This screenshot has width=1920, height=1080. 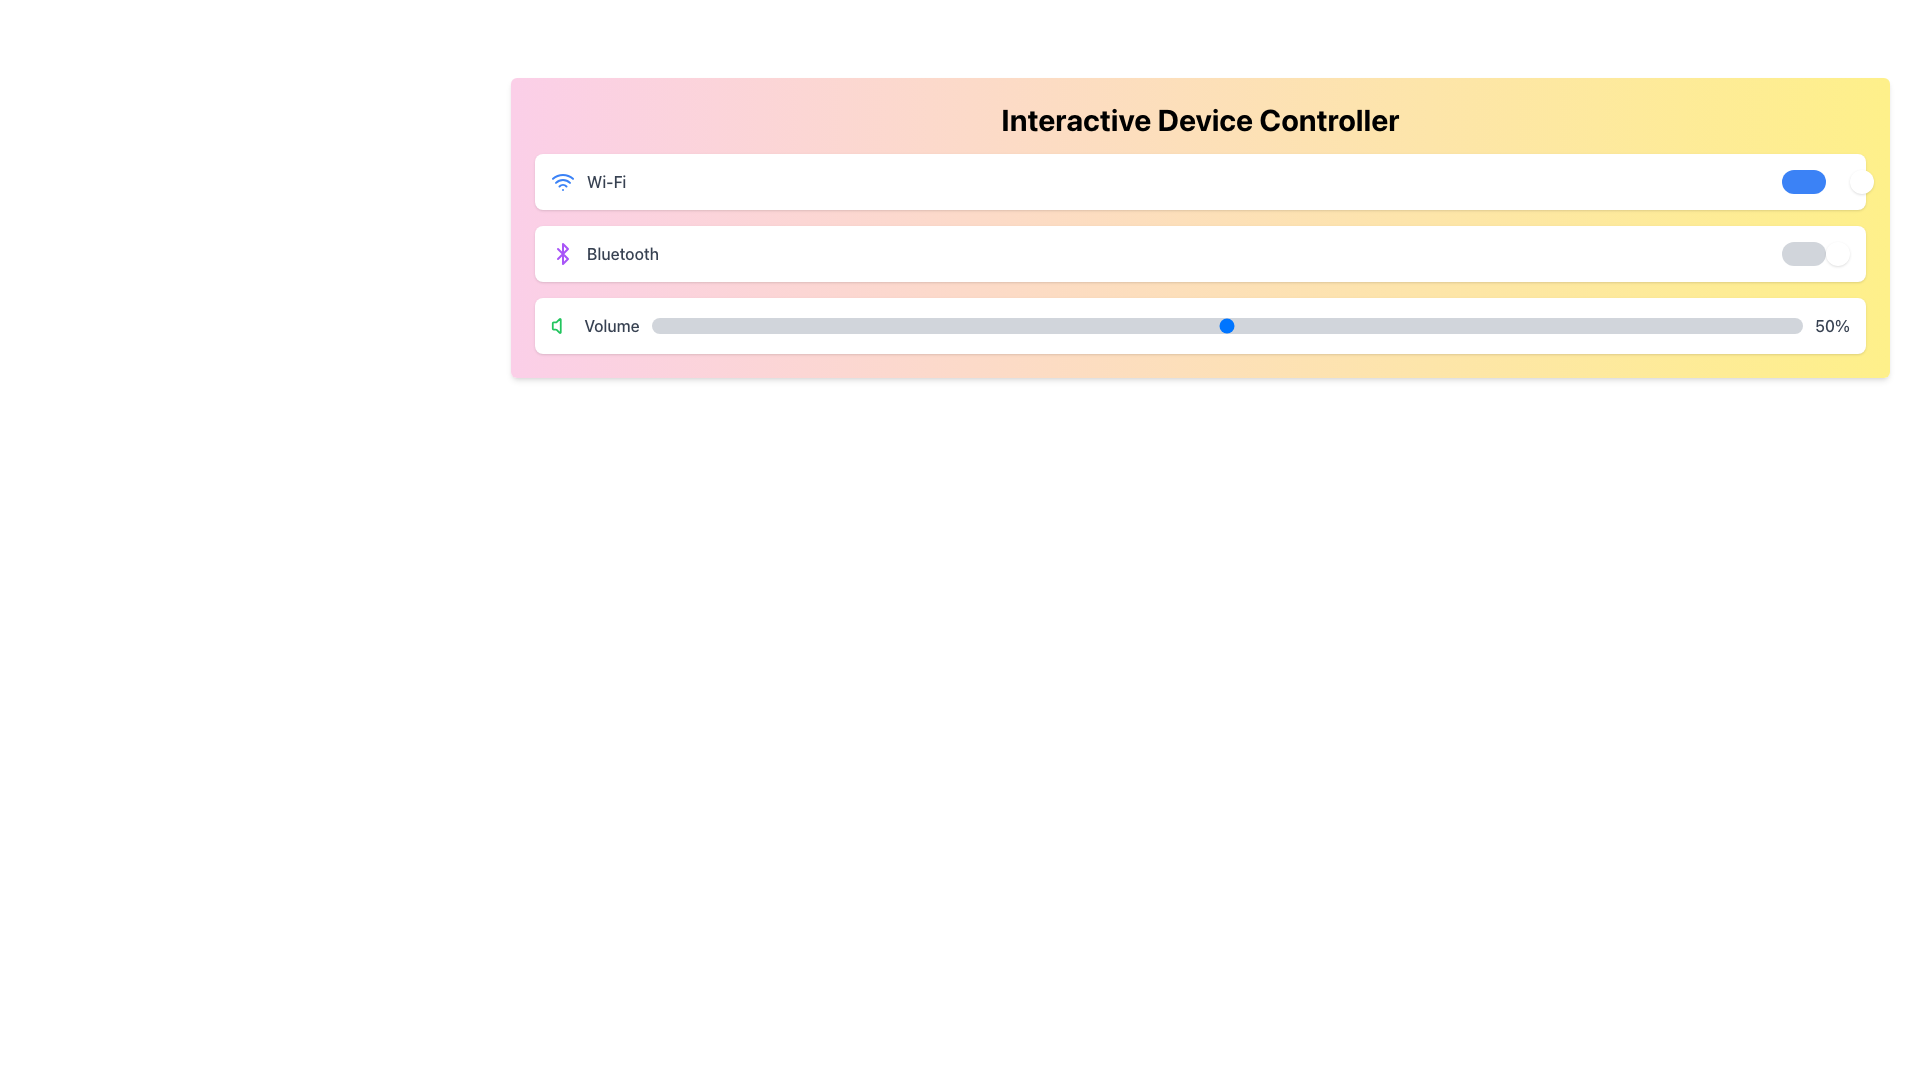 I want to click on the toggle indicator located at the right edge of the toggle track in the Bluetooth setting, so click(x=1838, y=253).